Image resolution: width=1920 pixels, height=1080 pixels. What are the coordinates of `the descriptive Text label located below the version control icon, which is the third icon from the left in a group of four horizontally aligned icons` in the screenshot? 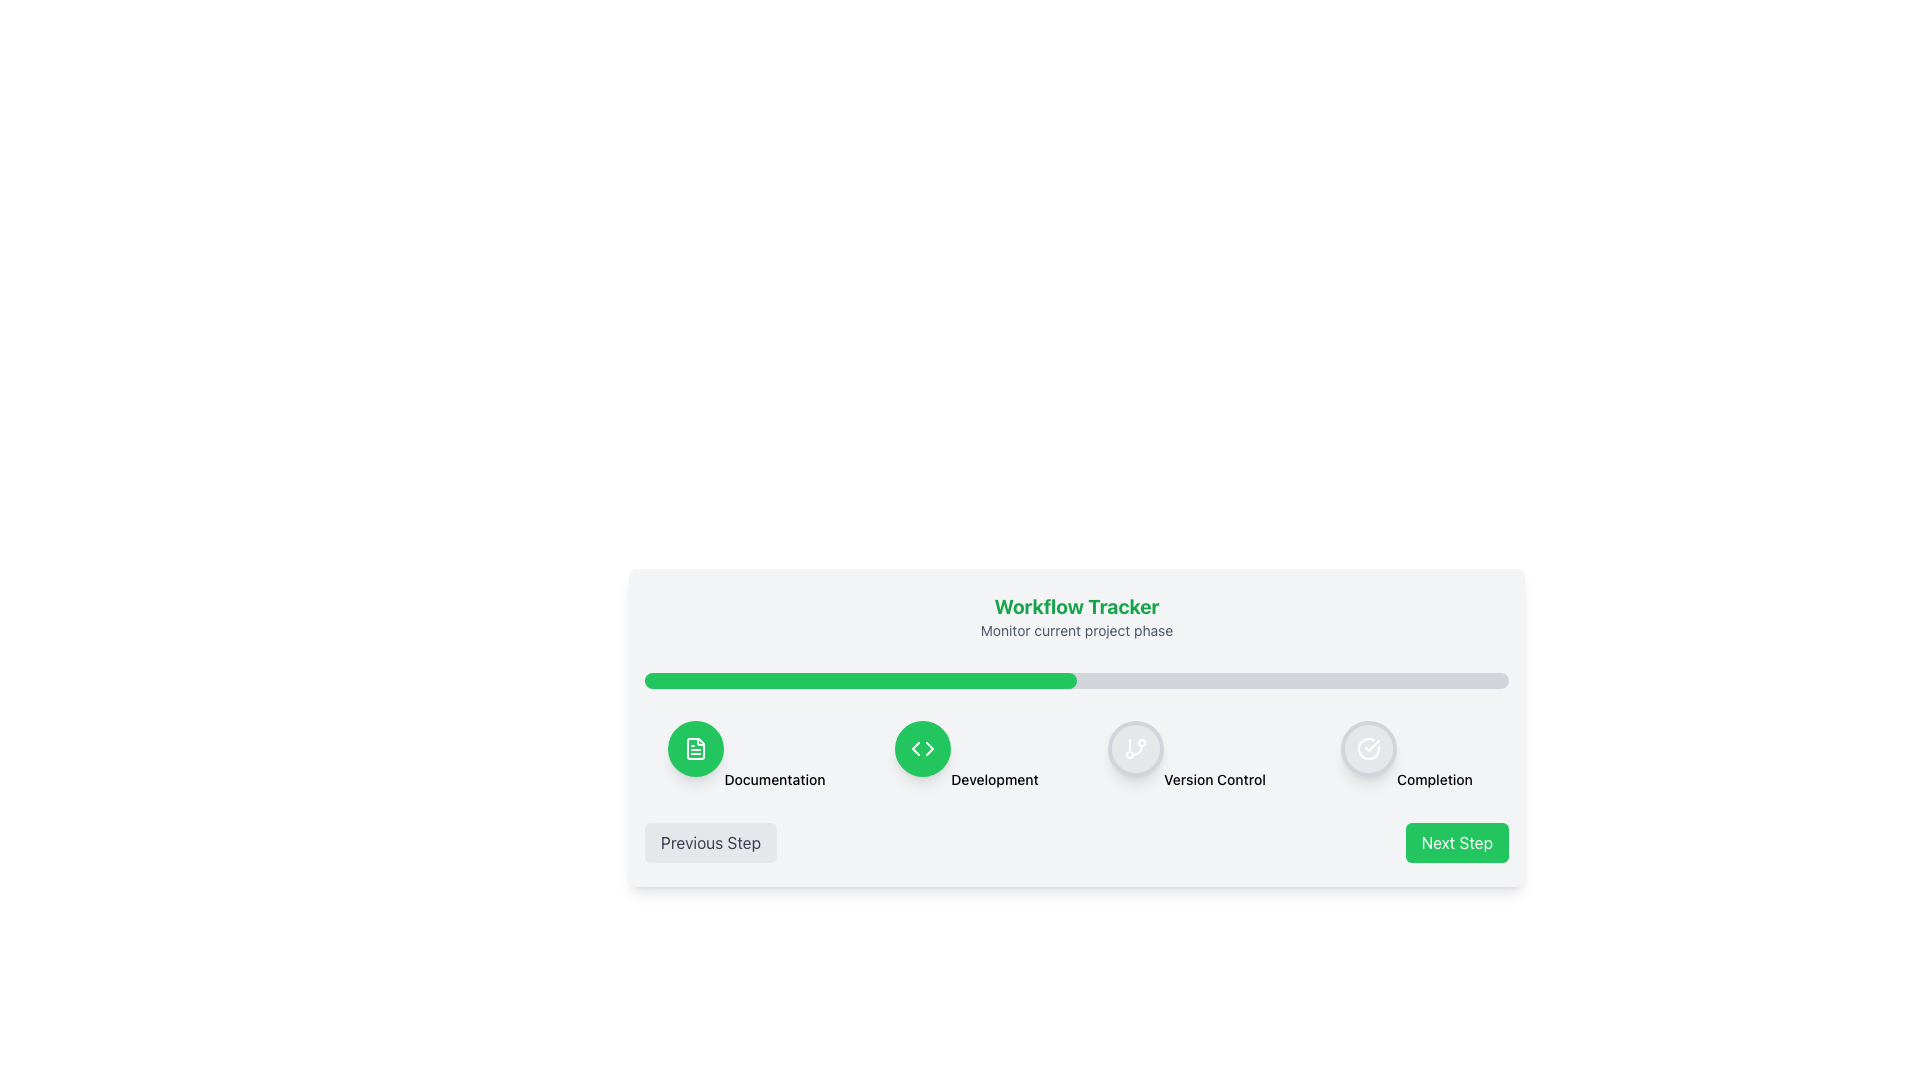 It's located at (1213, 778).